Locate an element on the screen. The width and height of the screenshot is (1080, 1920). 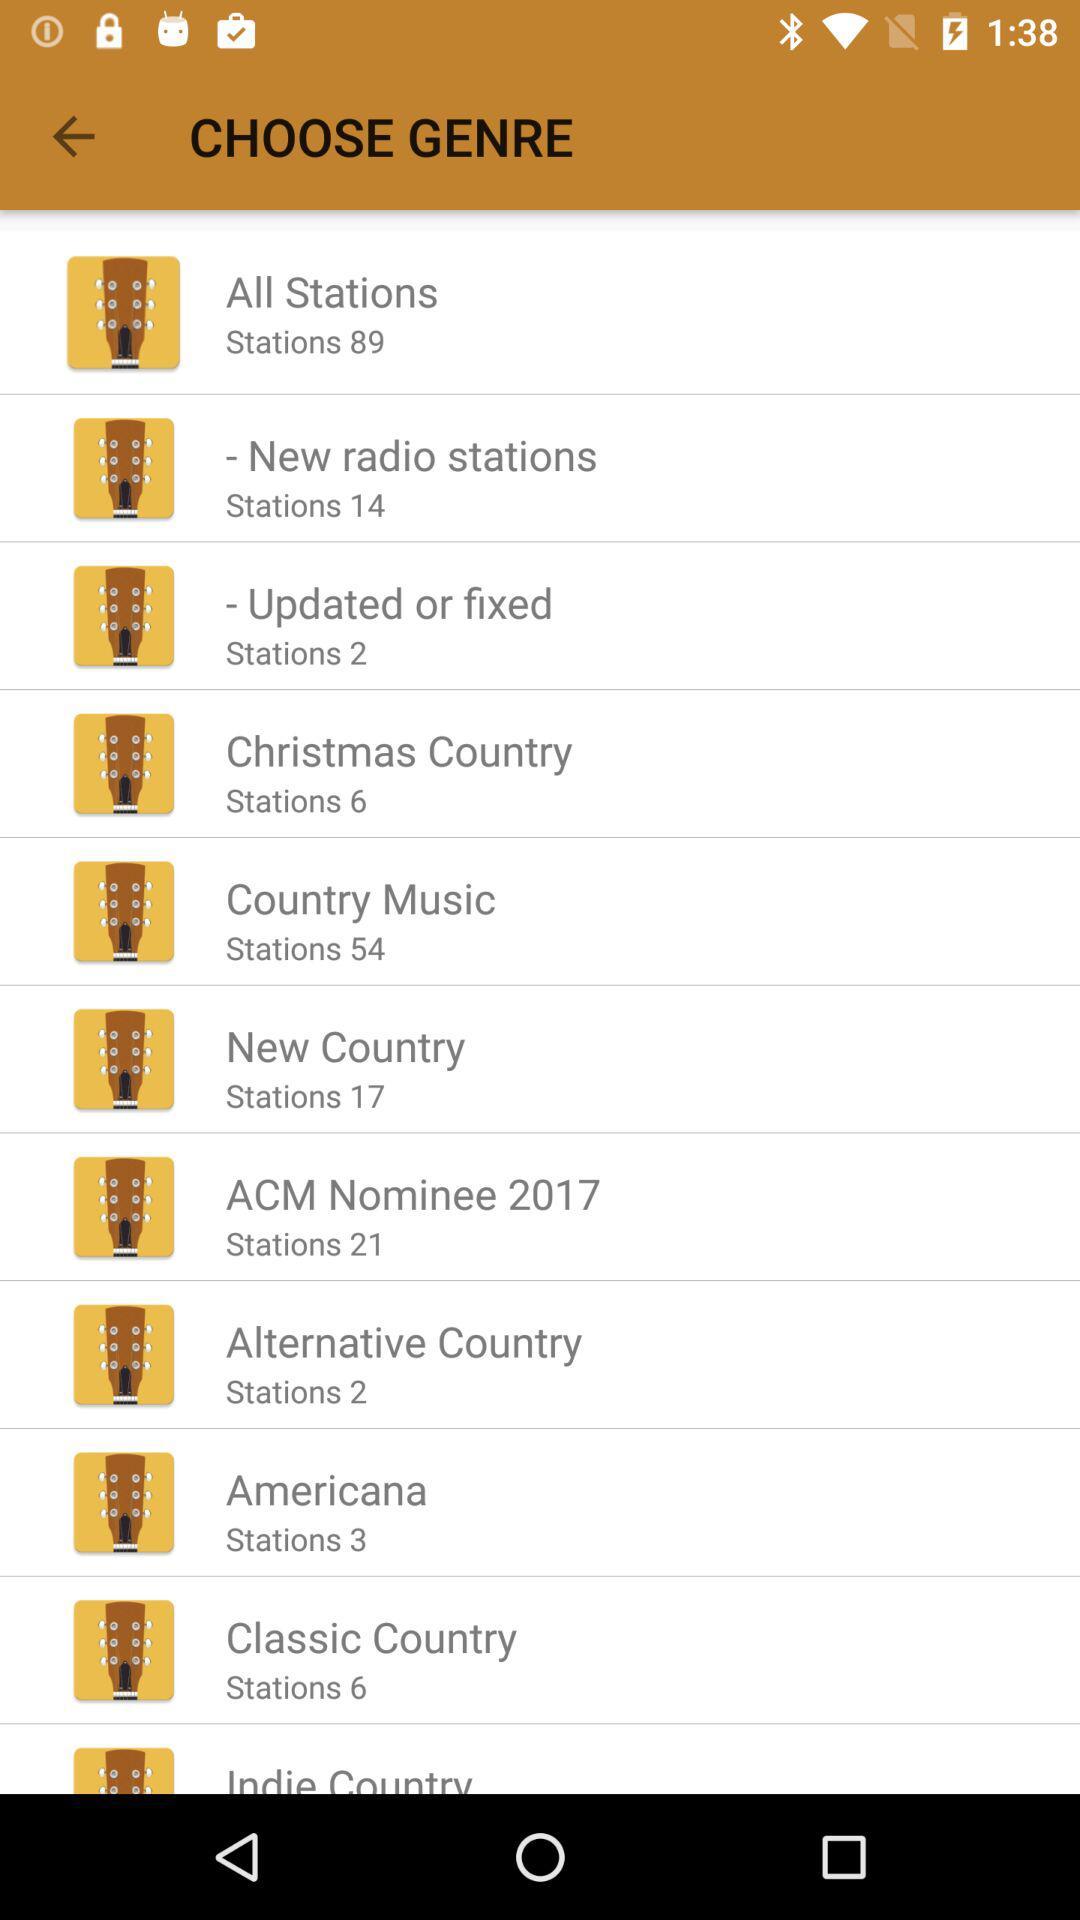
stations 17 item is located at coordinates (305, 1094).